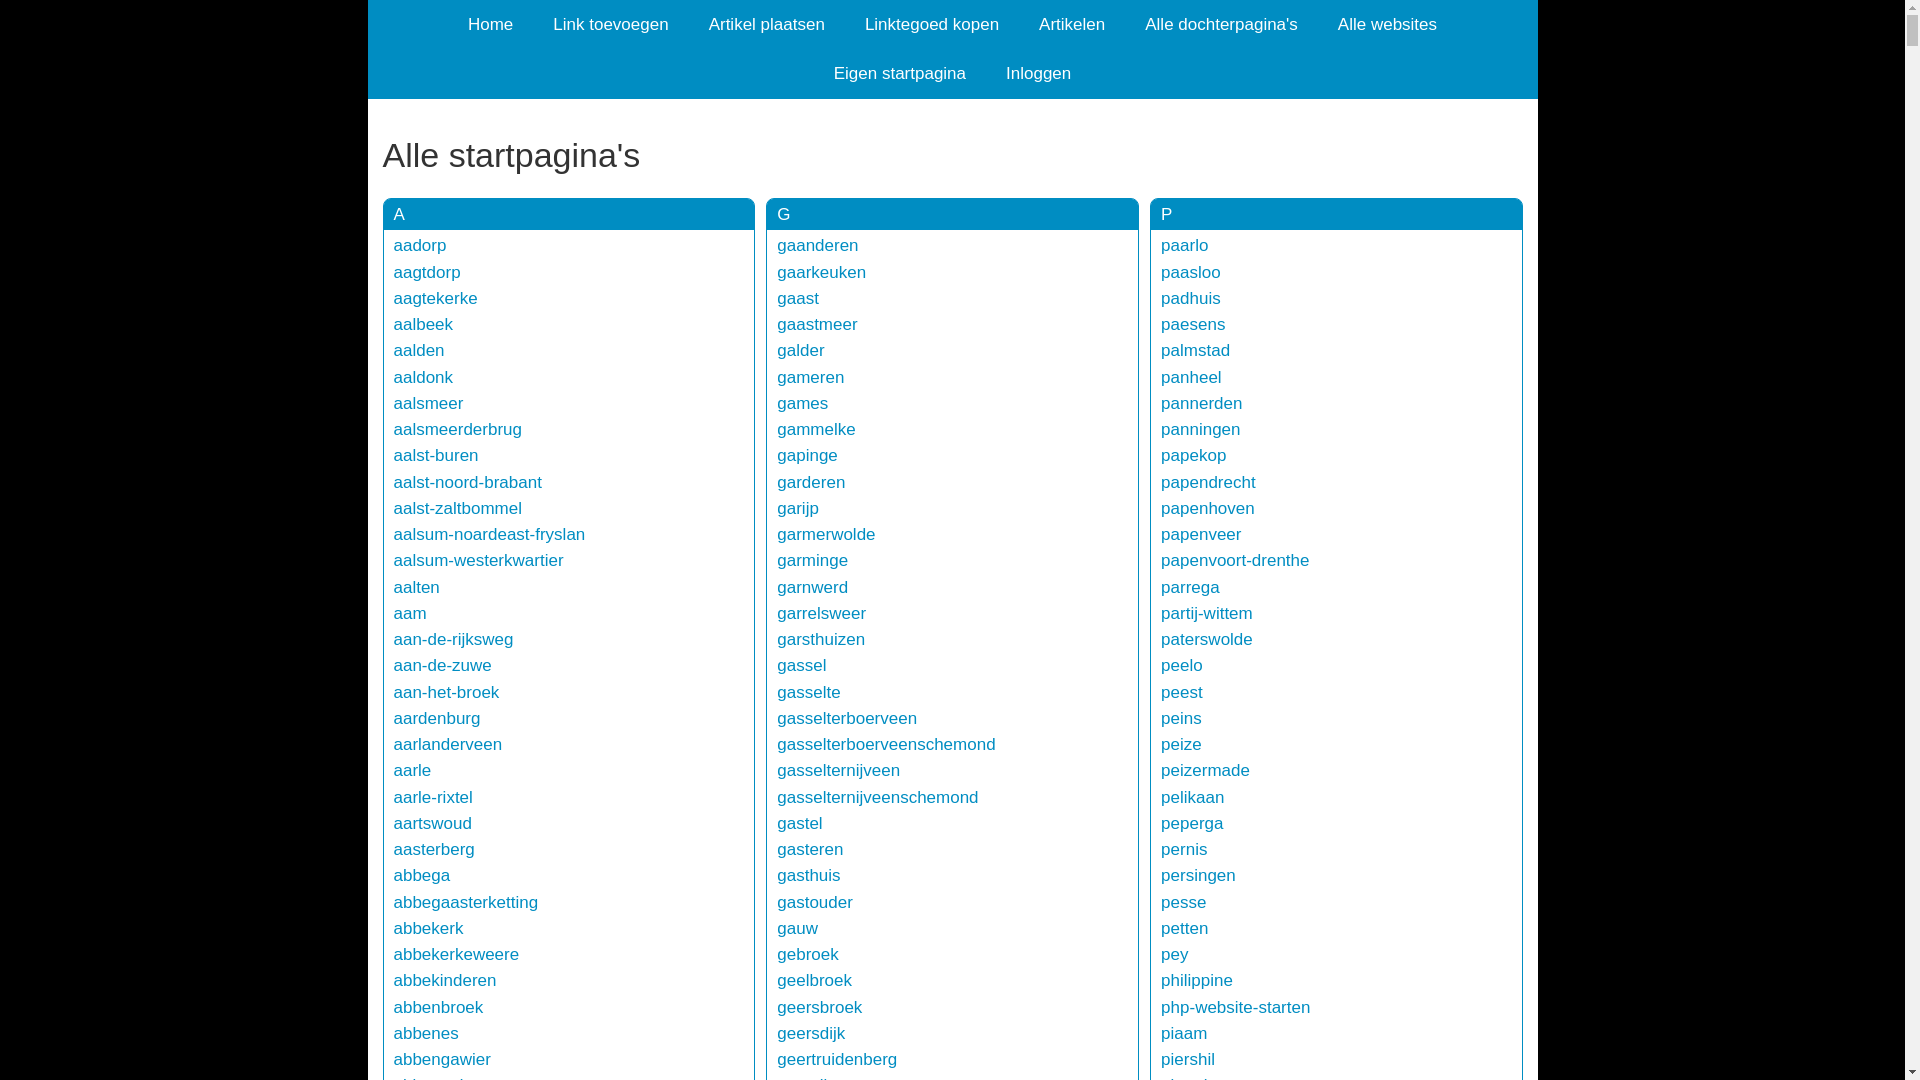 The width and height of the screenshot is (1920, 1080). What do you see at coordinates (447, 744) in the screenshot?
I see `'aarlanderveen'` at bounding box center [447, 744].